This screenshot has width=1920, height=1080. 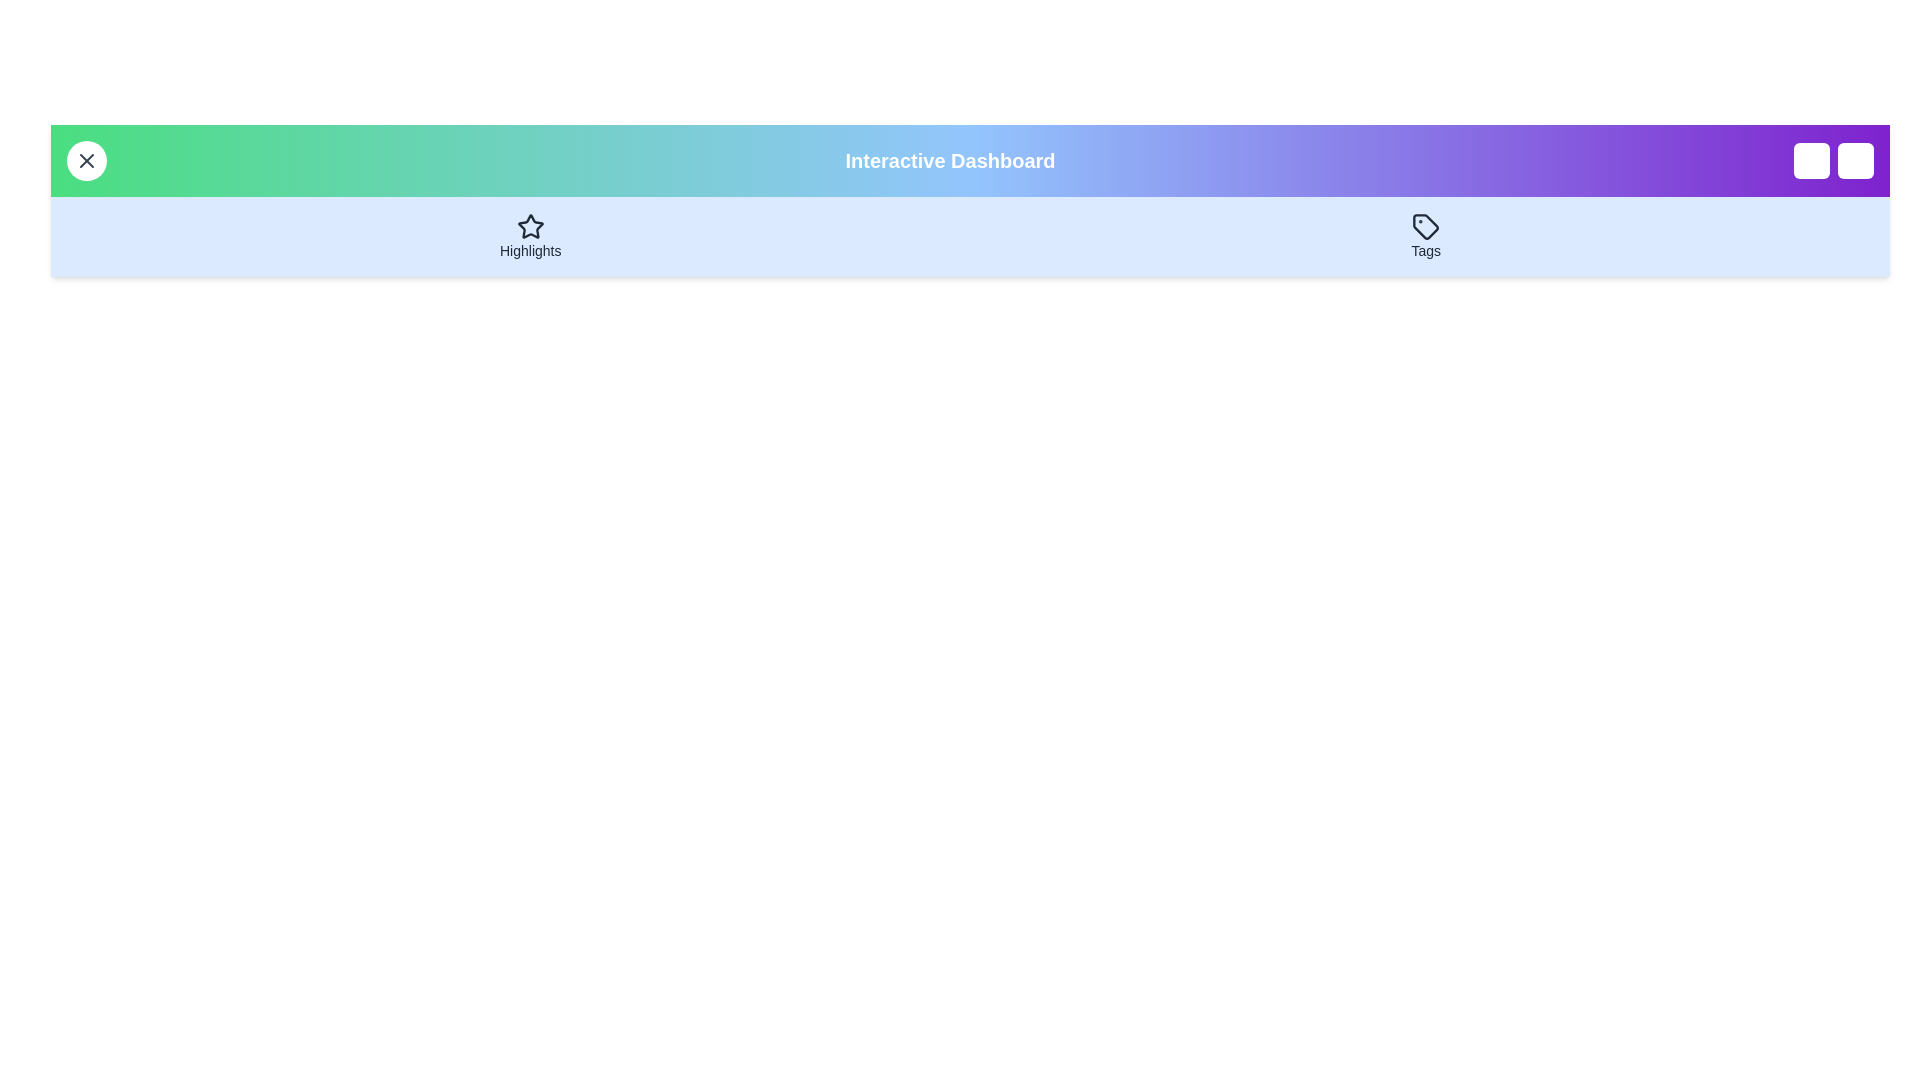 I want to click on the 'Settings' icon to access settings, so click(x=1855, y=160).